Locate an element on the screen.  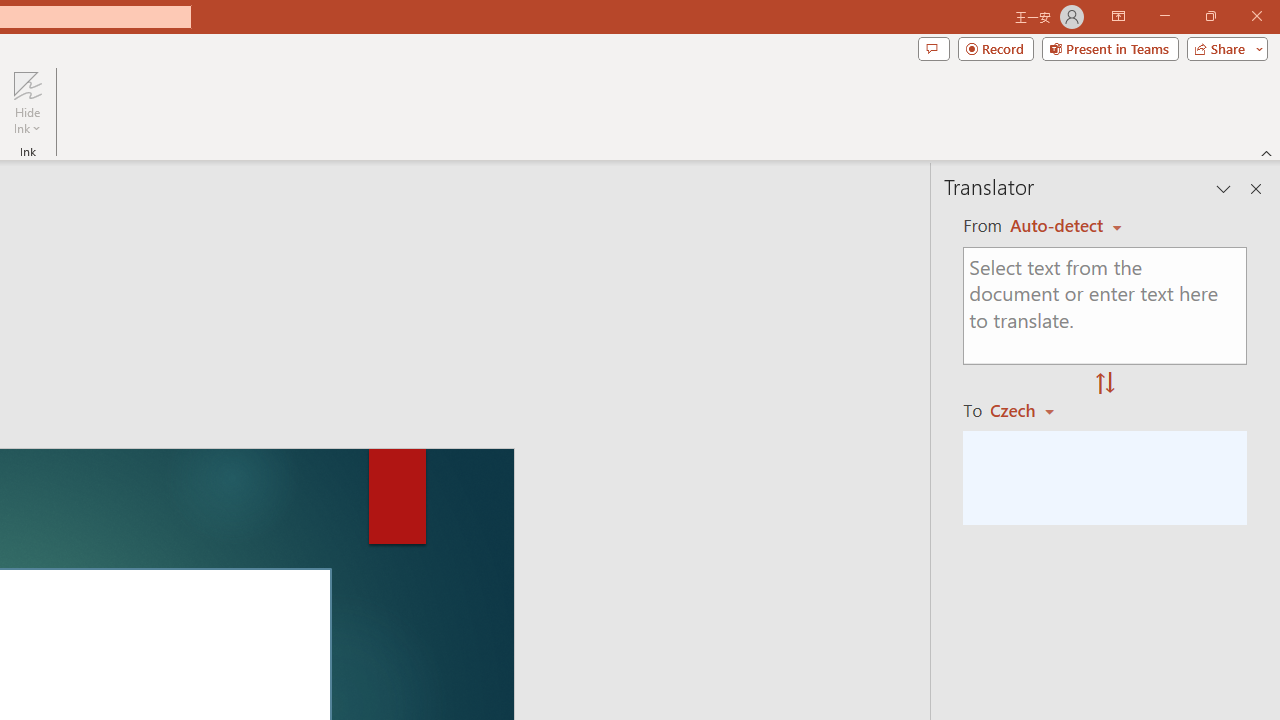
'Hide Ink' is located at coordinates (27, 103).